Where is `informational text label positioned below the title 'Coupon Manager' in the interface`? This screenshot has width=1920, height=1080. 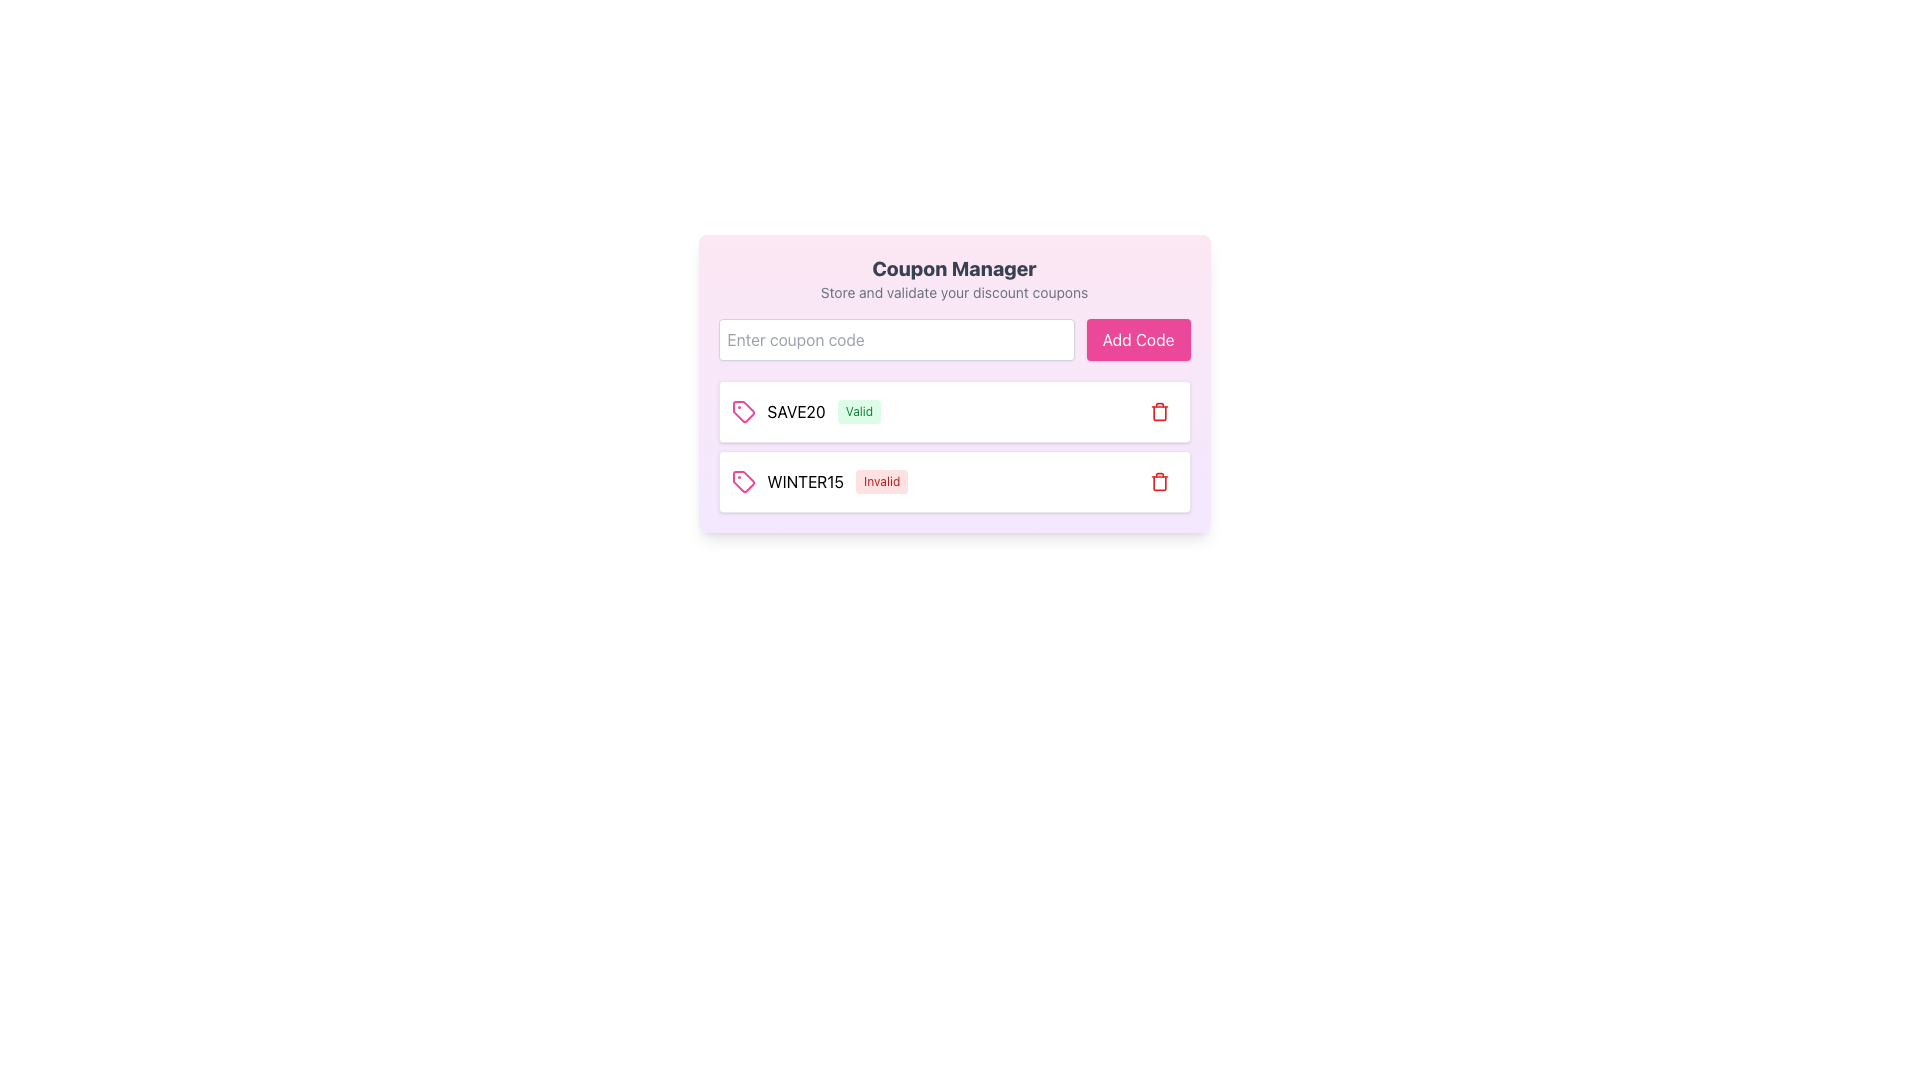
informational text label positioned below the title 'Coupon Manager' in the interface is located at coordinates (953, 293).